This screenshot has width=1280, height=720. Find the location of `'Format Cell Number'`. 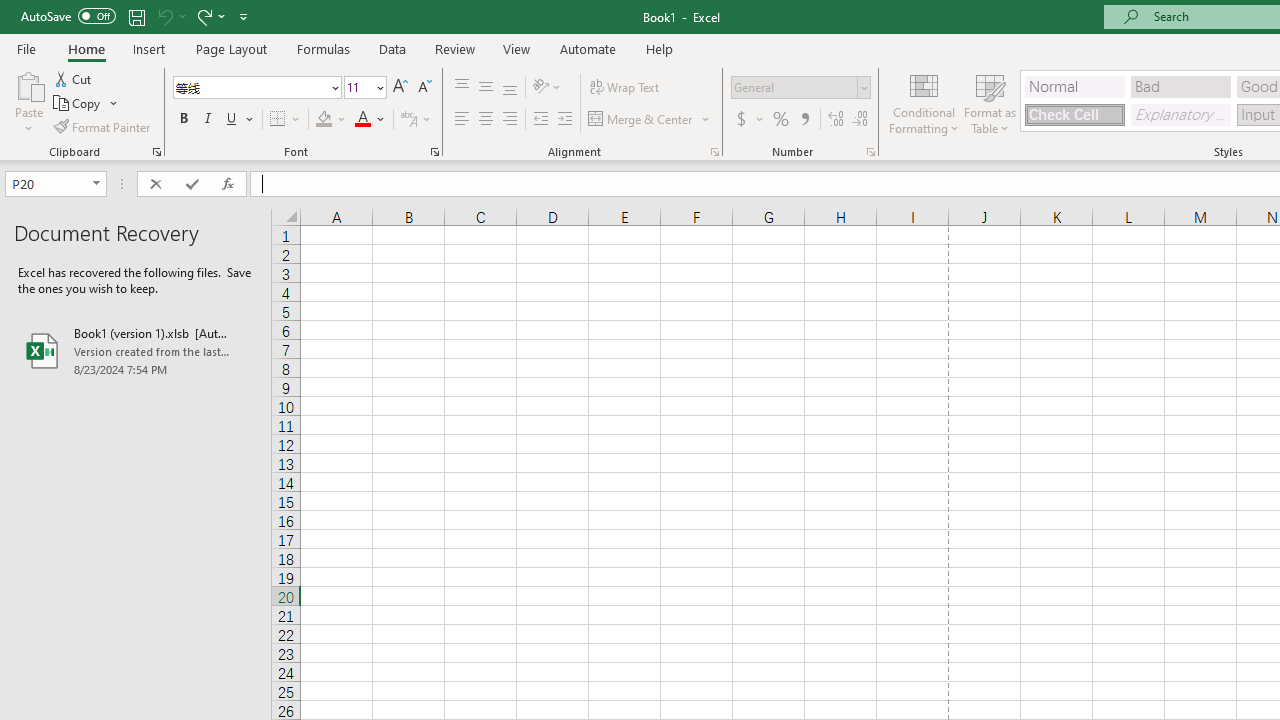

'Format Cell Number' is located at coordinates (871, 150).